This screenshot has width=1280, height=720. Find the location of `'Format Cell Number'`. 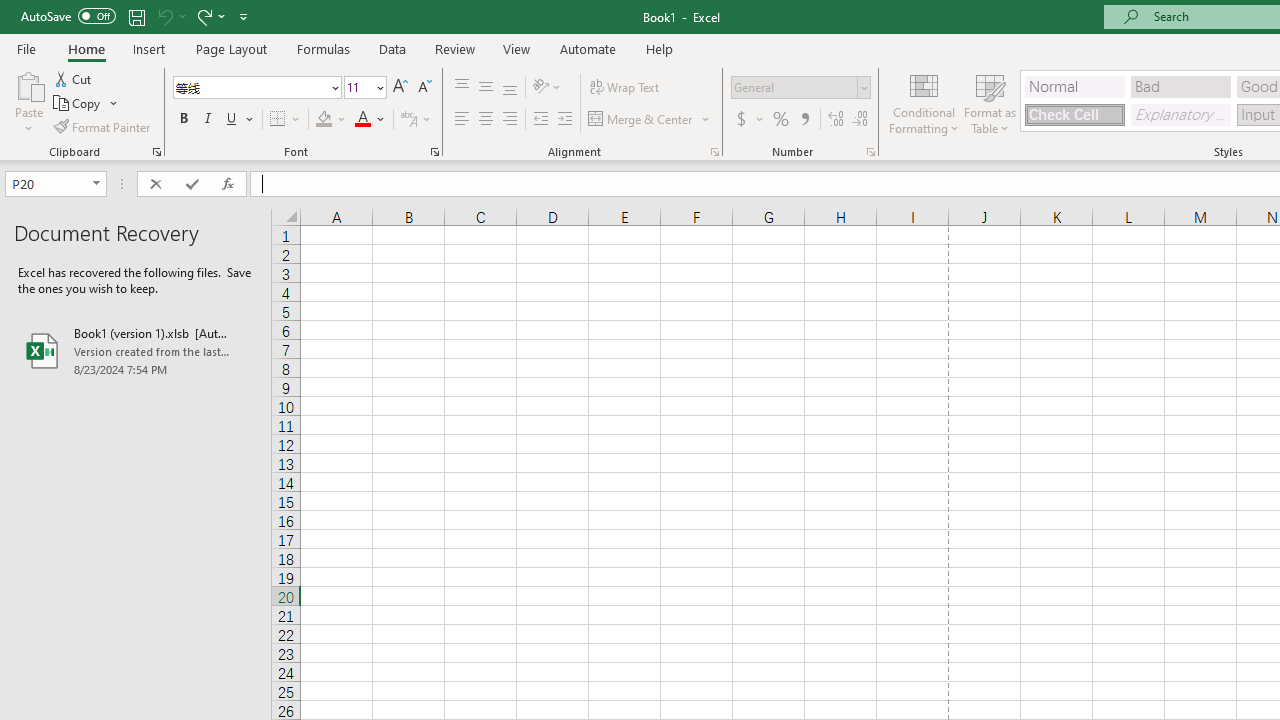

'Format Cell Number' is located at coordinates (871, 150).